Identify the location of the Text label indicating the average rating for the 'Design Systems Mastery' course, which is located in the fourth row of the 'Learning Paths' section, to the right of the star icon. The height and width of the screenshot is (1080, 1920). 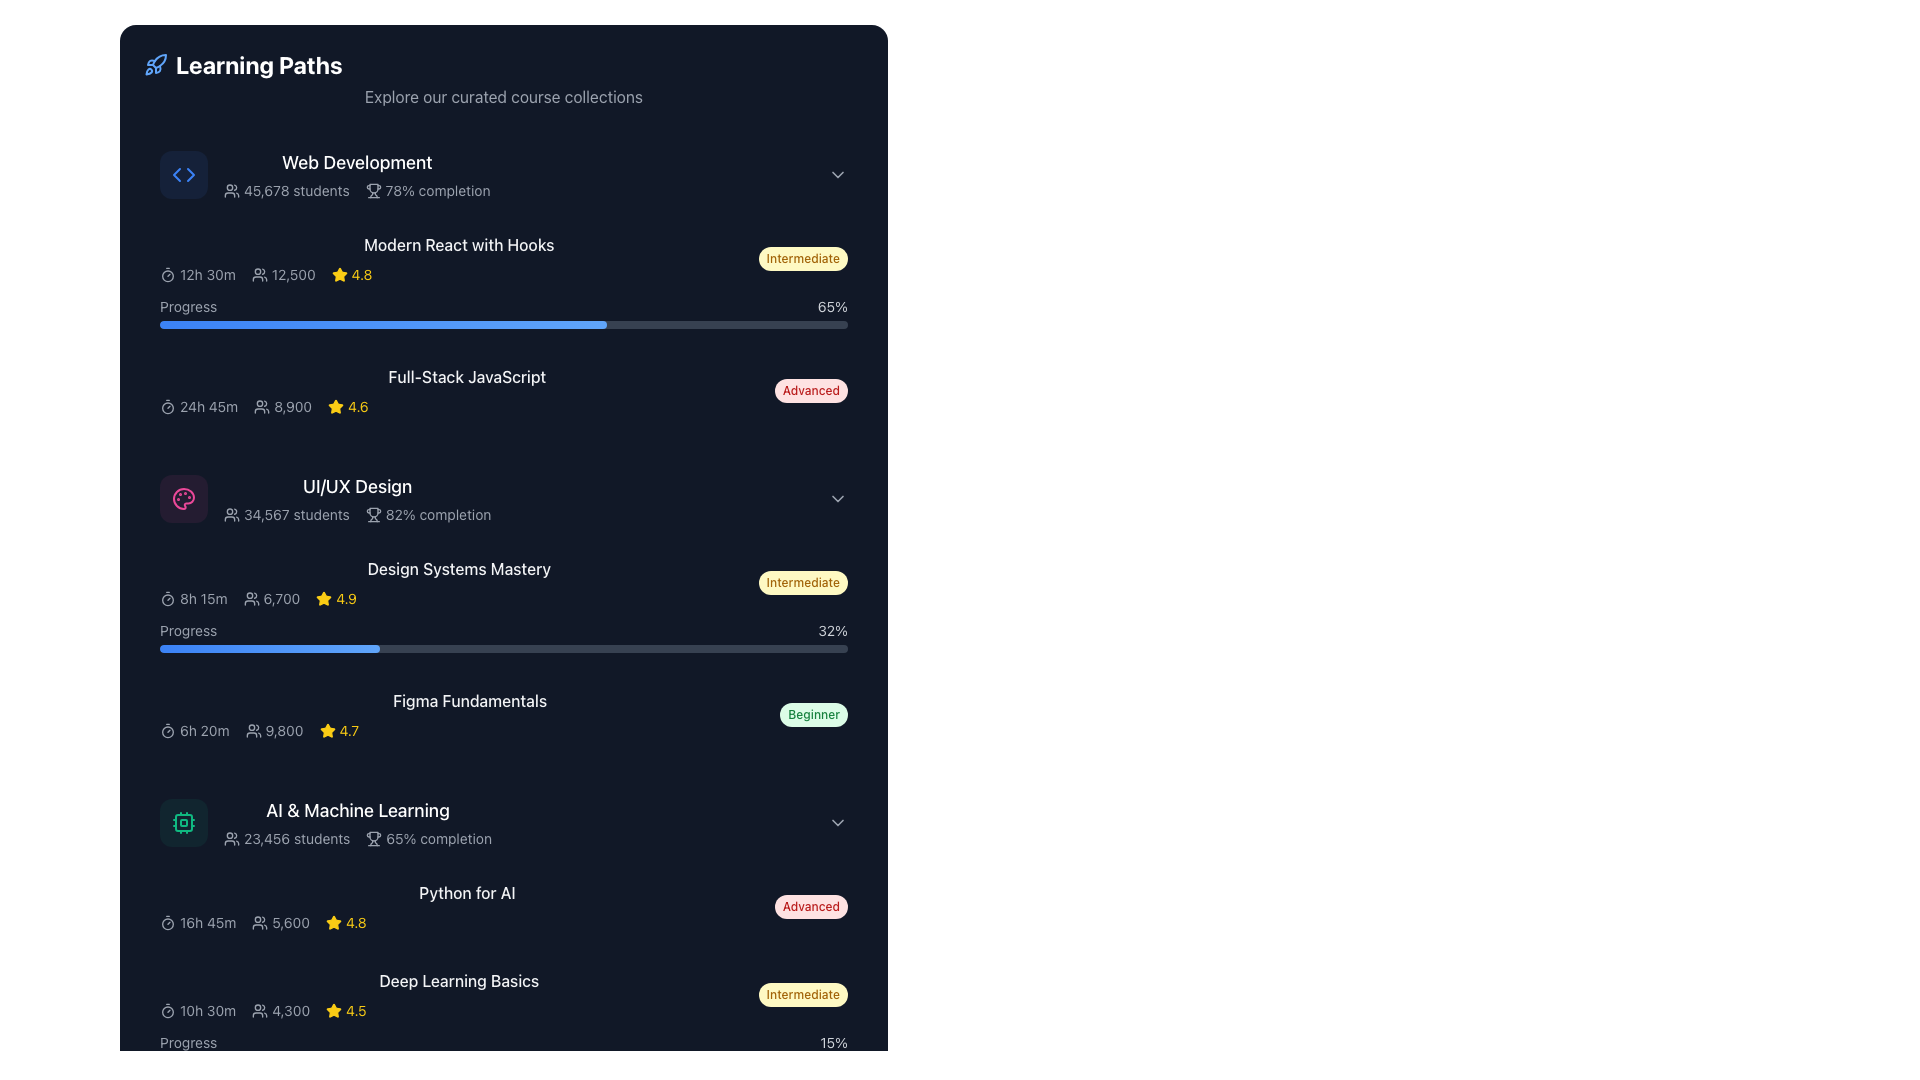
(346, 597).